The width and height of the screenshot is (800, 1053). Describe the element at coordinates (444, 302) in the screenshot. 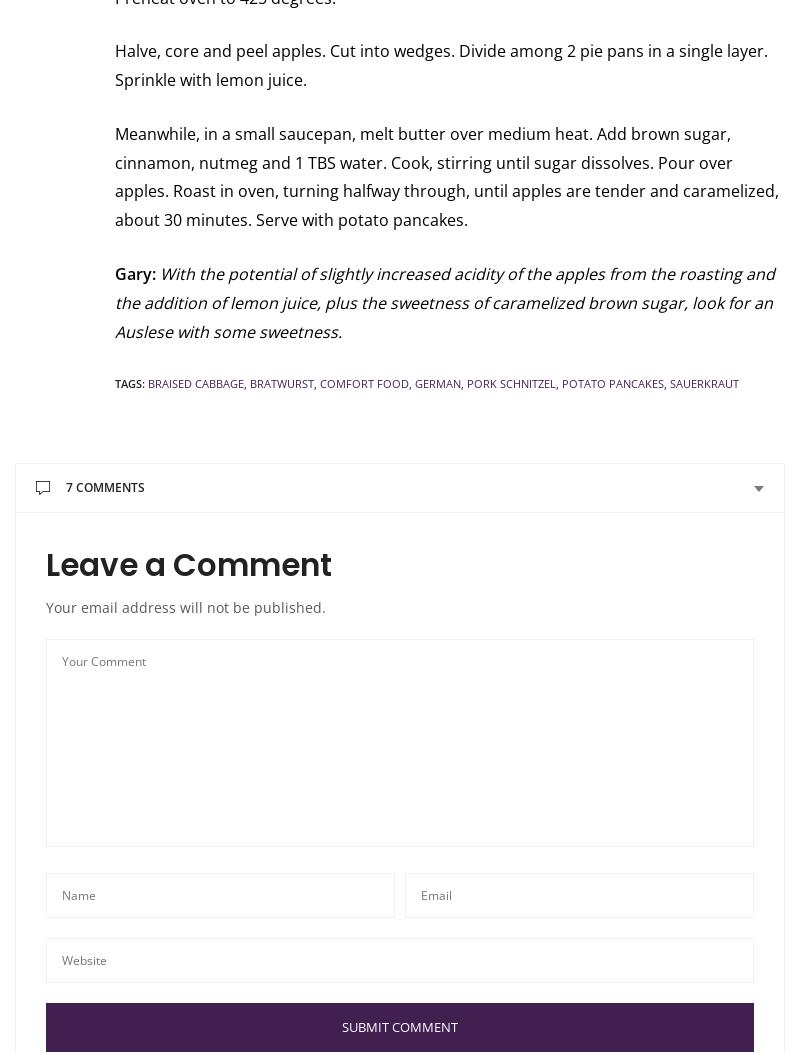

I see `'With the potential of slightly increased acidity of the apples from the roasting and the addition of lemon juice, plus the sweetness of caramelized brown sugar, look for an Auslese with some sweetness.'` at that location.